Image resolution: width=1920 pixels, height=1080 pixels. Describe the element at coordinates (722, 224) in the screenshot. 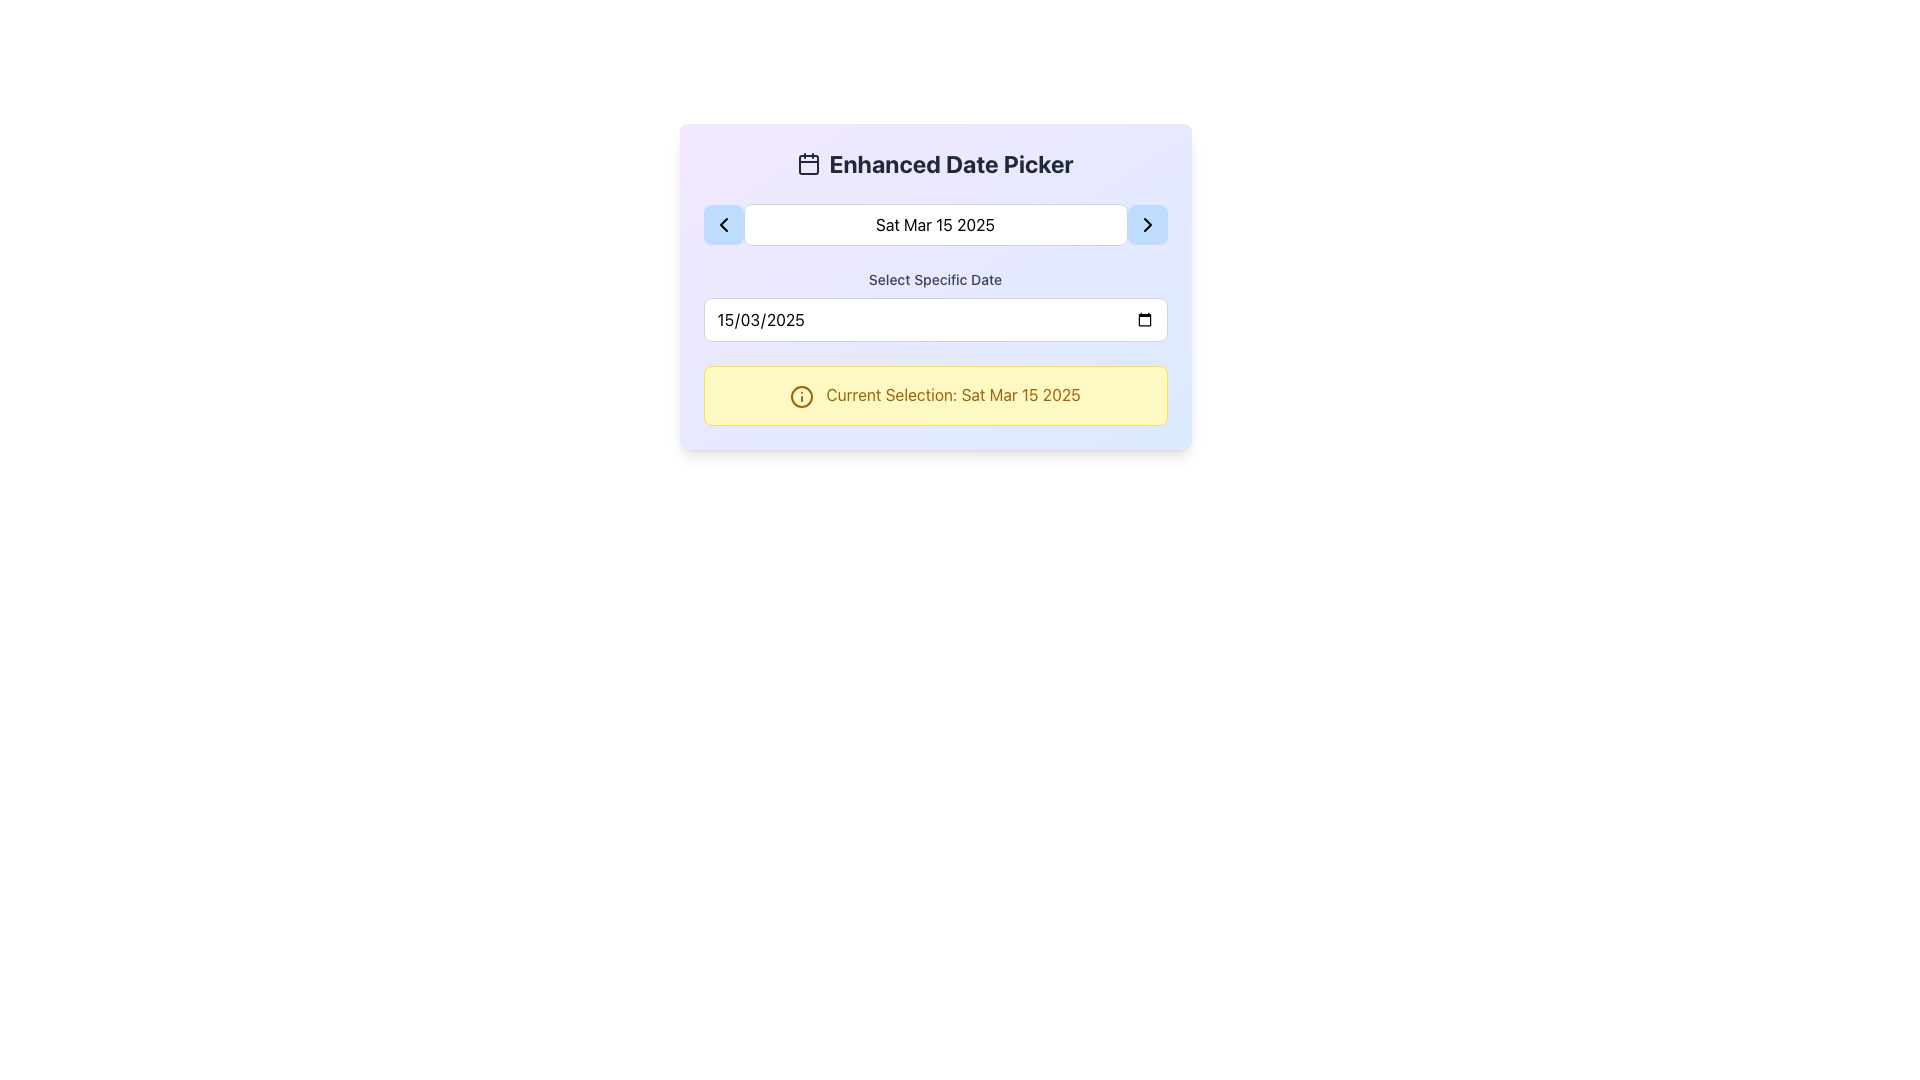

I see `the navigation button located in the left section of the primary navigation row of the Enhanced Date Picker` at that location.